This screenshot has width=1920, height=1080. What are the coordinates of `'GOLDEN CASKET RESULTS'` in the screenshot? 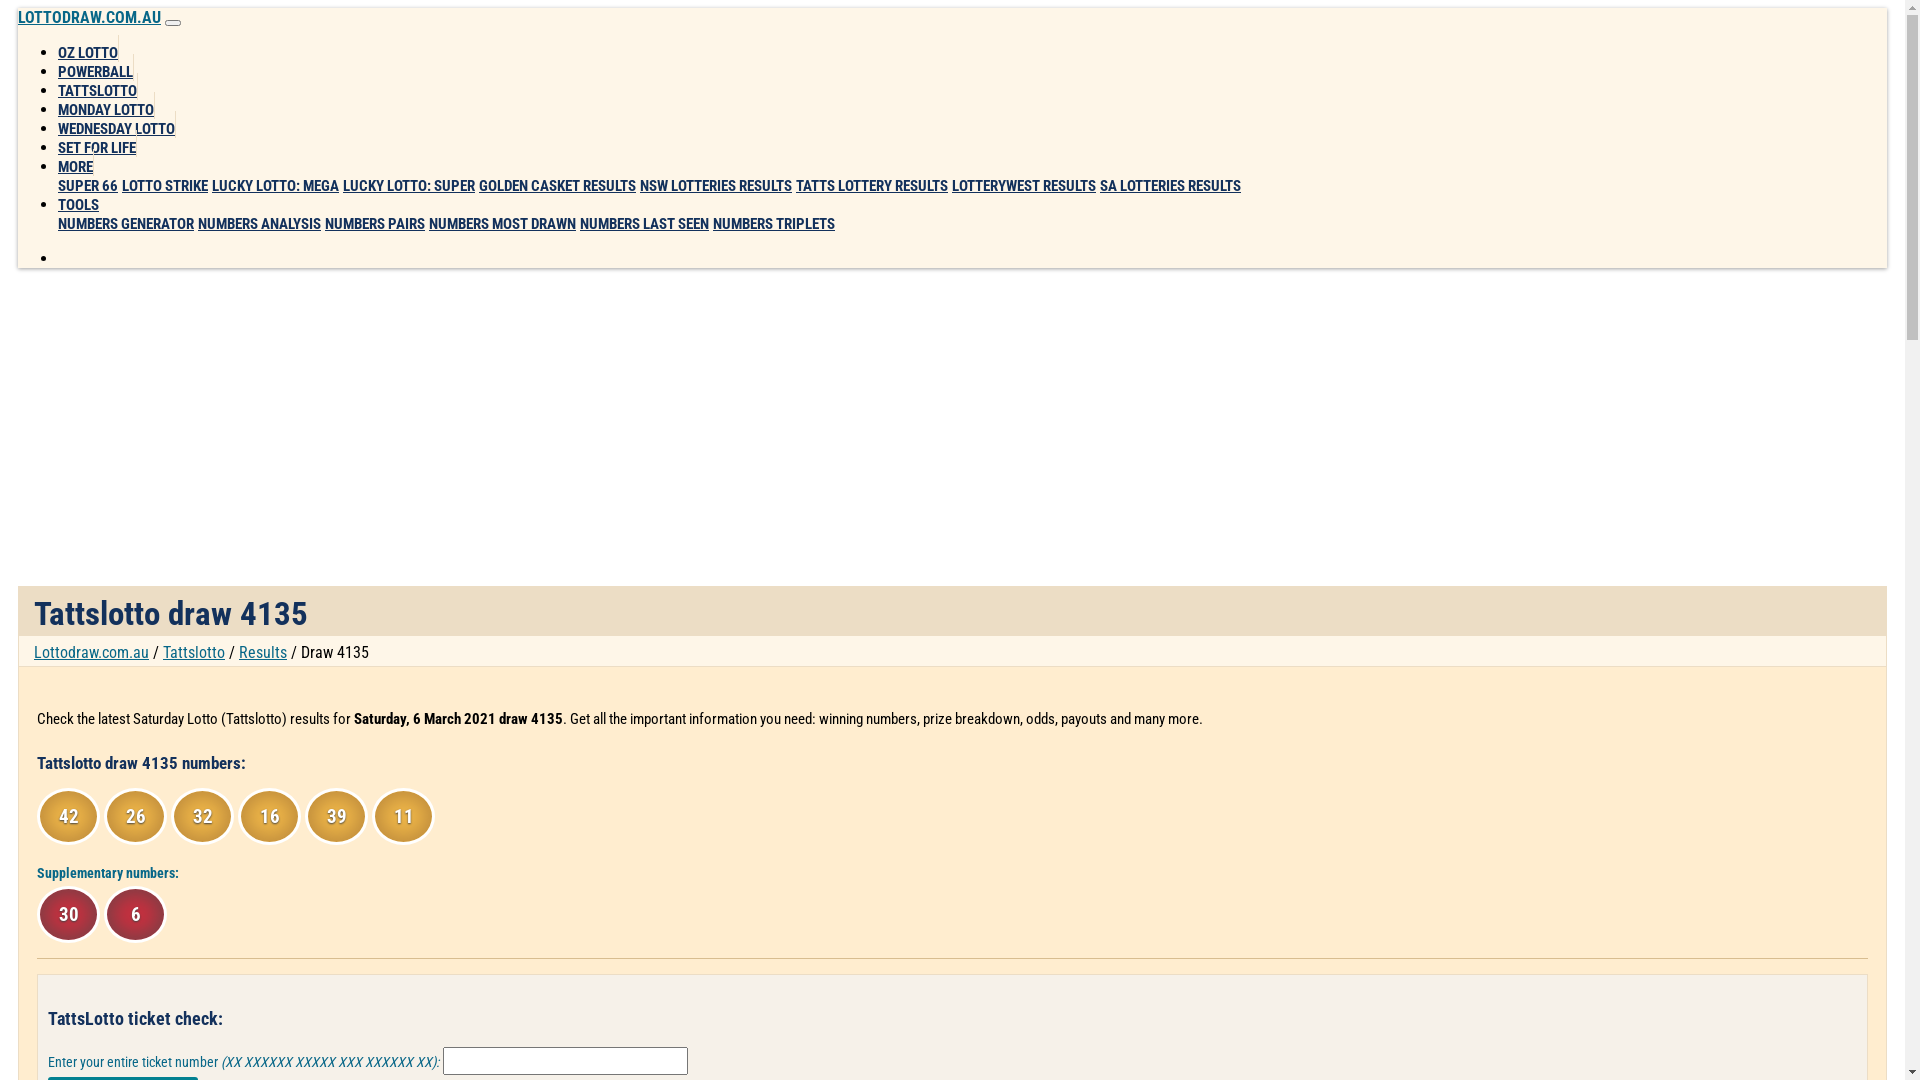 It's located at (557, 185).